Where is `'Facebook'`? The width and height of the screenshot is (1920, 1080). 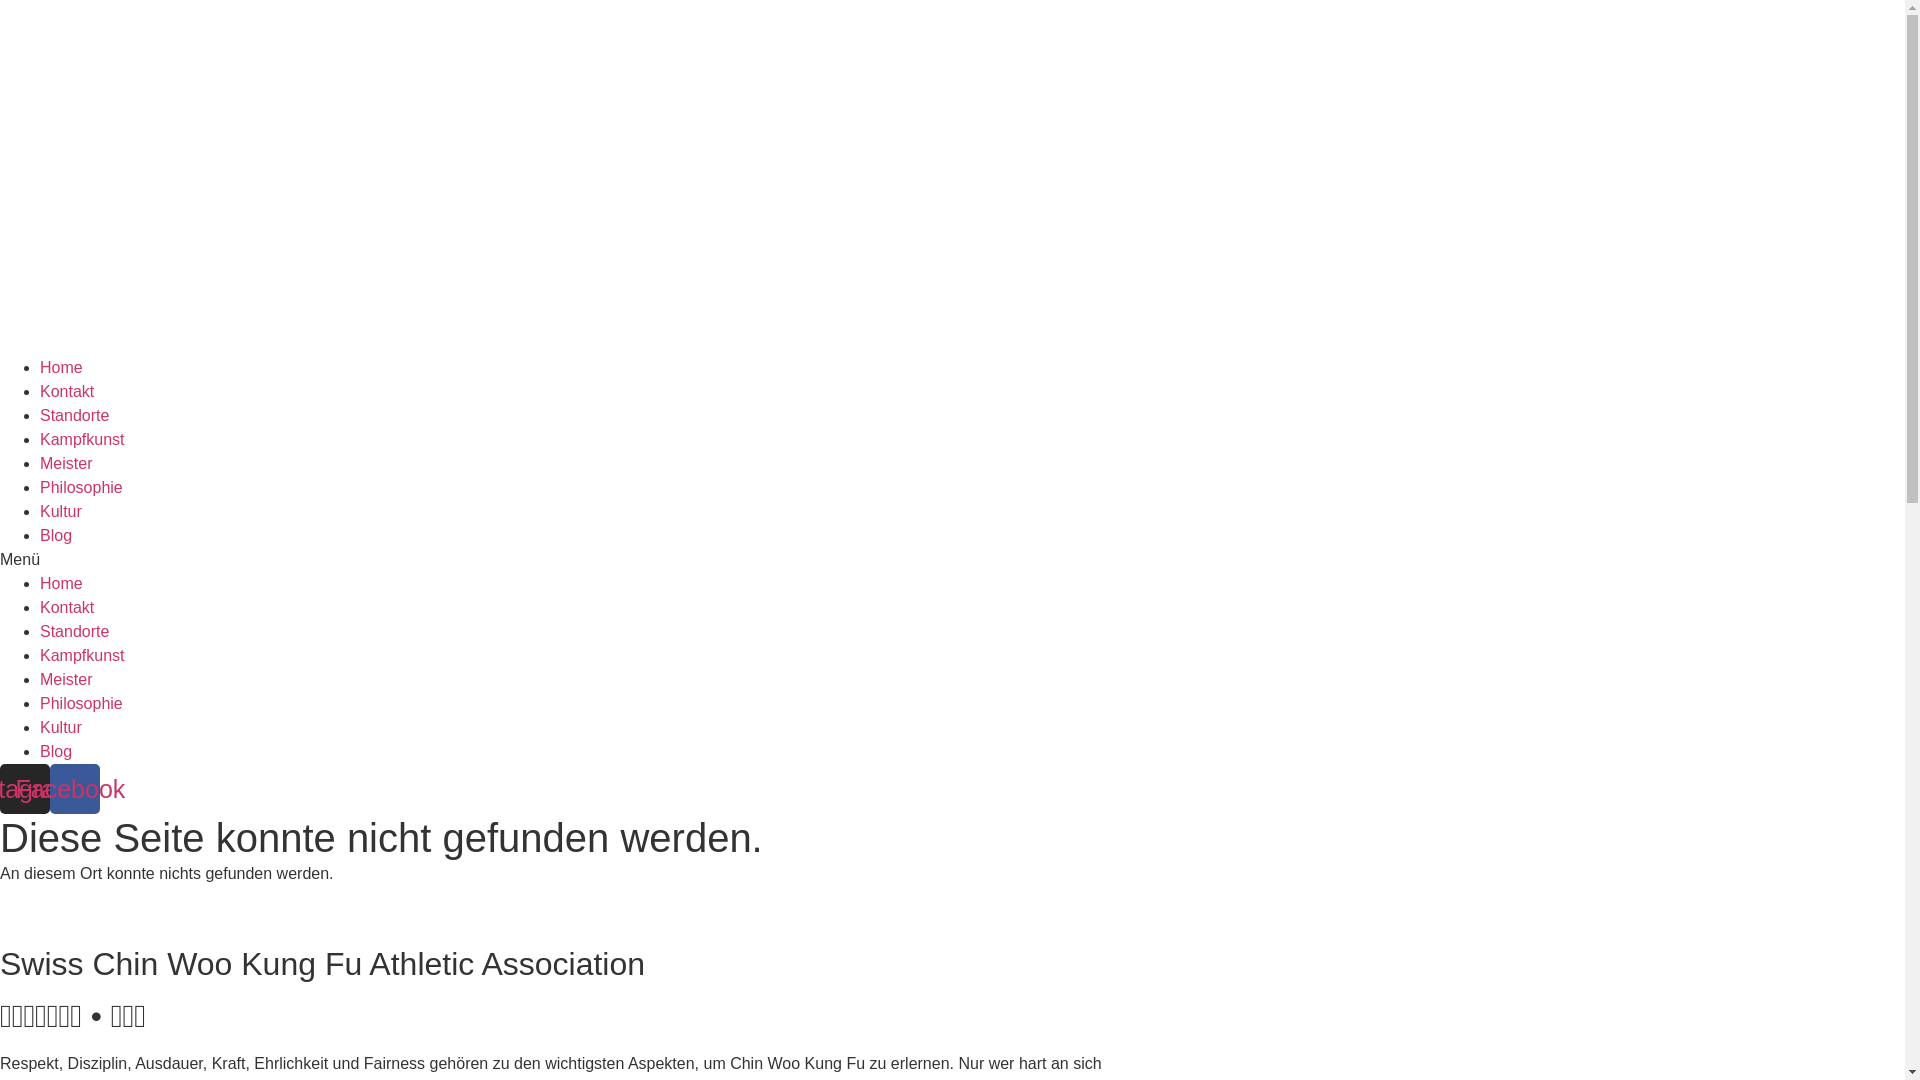
'Facebook' is located at coordinates (75, 788).